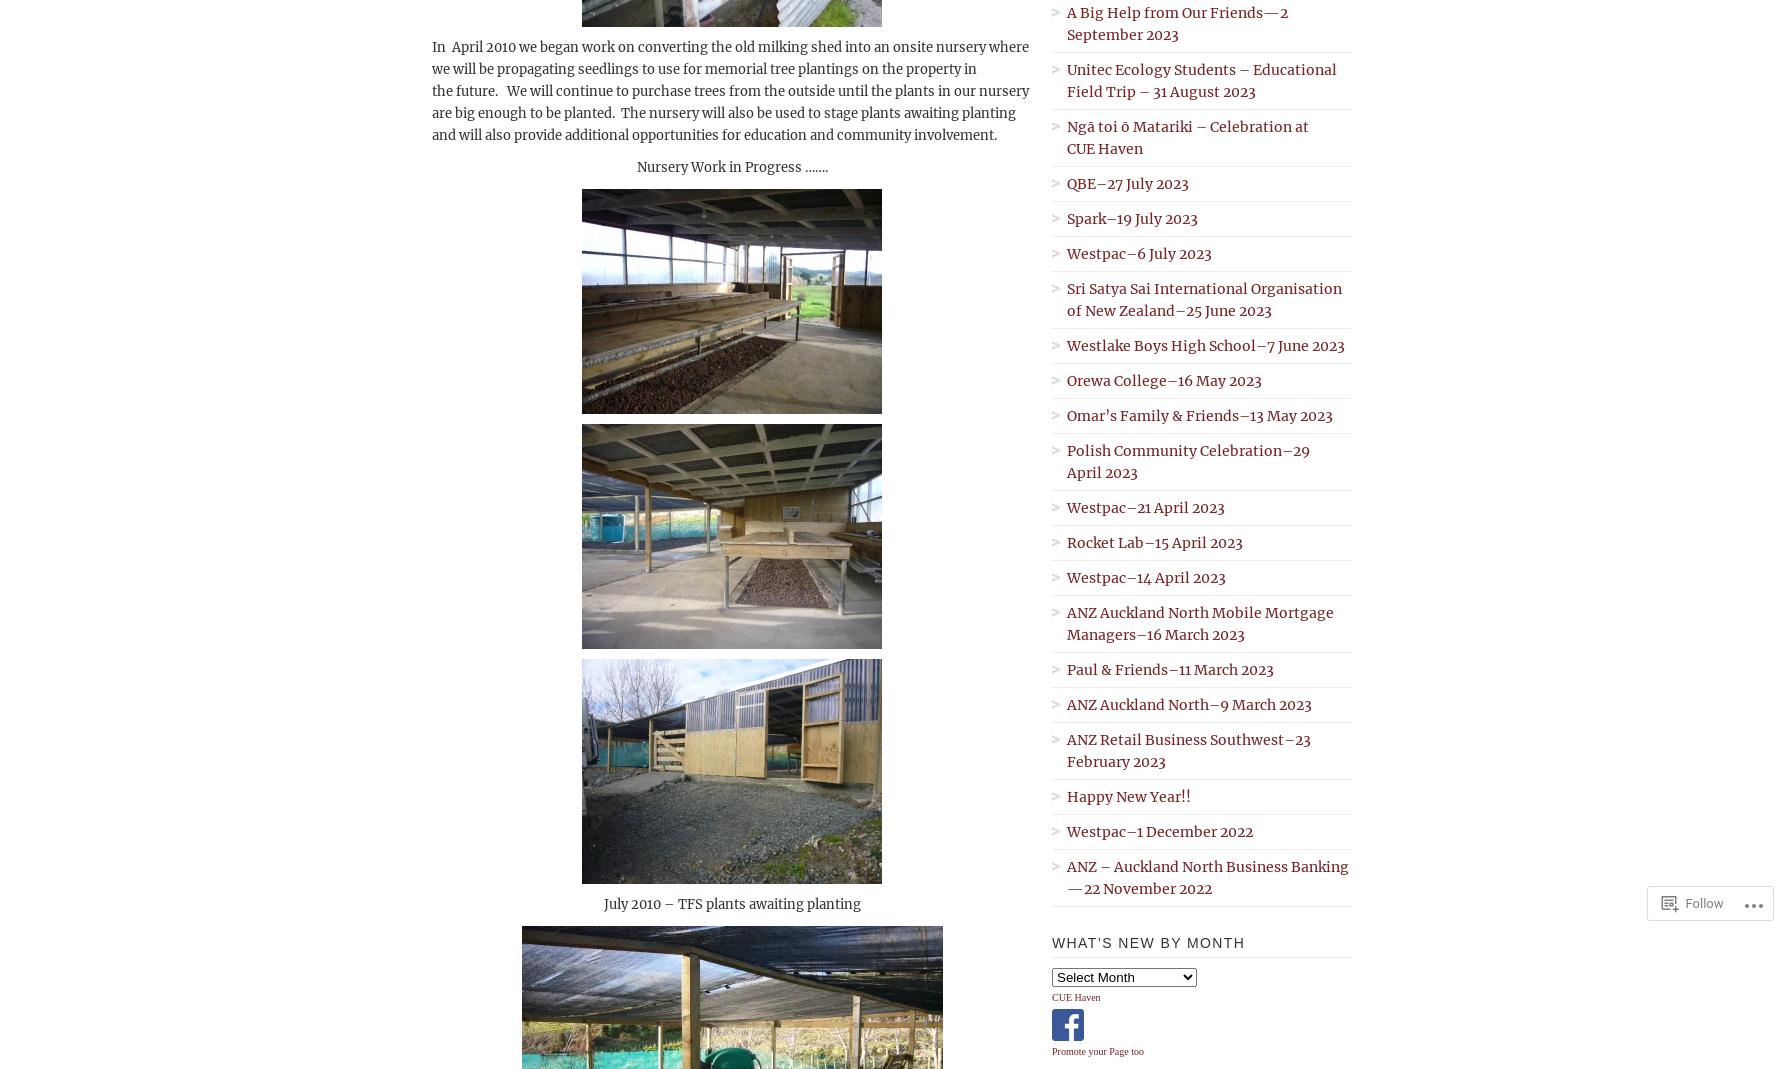  Describe the element at coordinates (1204, 298) in the screenshot. I see `'Sri Satya Sai International Organisation of New Zealand–25 June 2023'` at that location.